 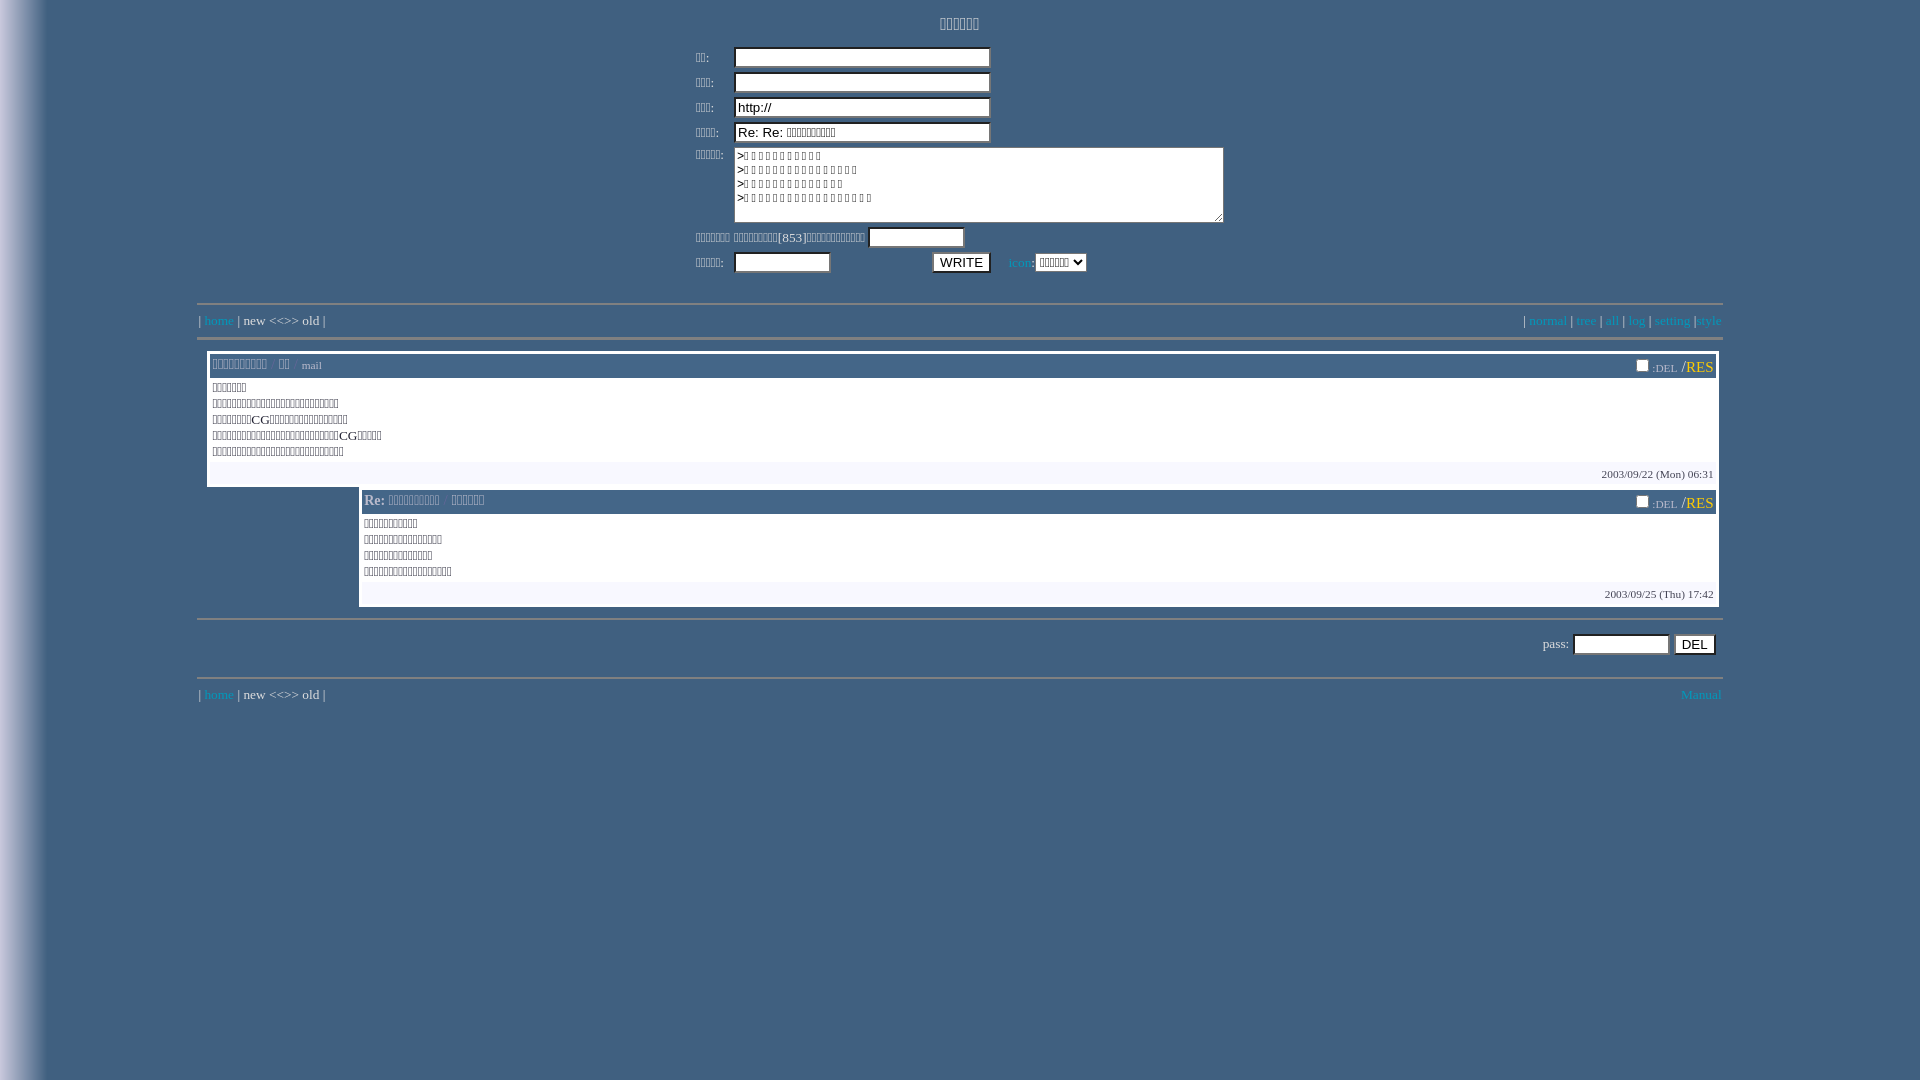 I want to click on 'RES', so click(x=1698, y=501).